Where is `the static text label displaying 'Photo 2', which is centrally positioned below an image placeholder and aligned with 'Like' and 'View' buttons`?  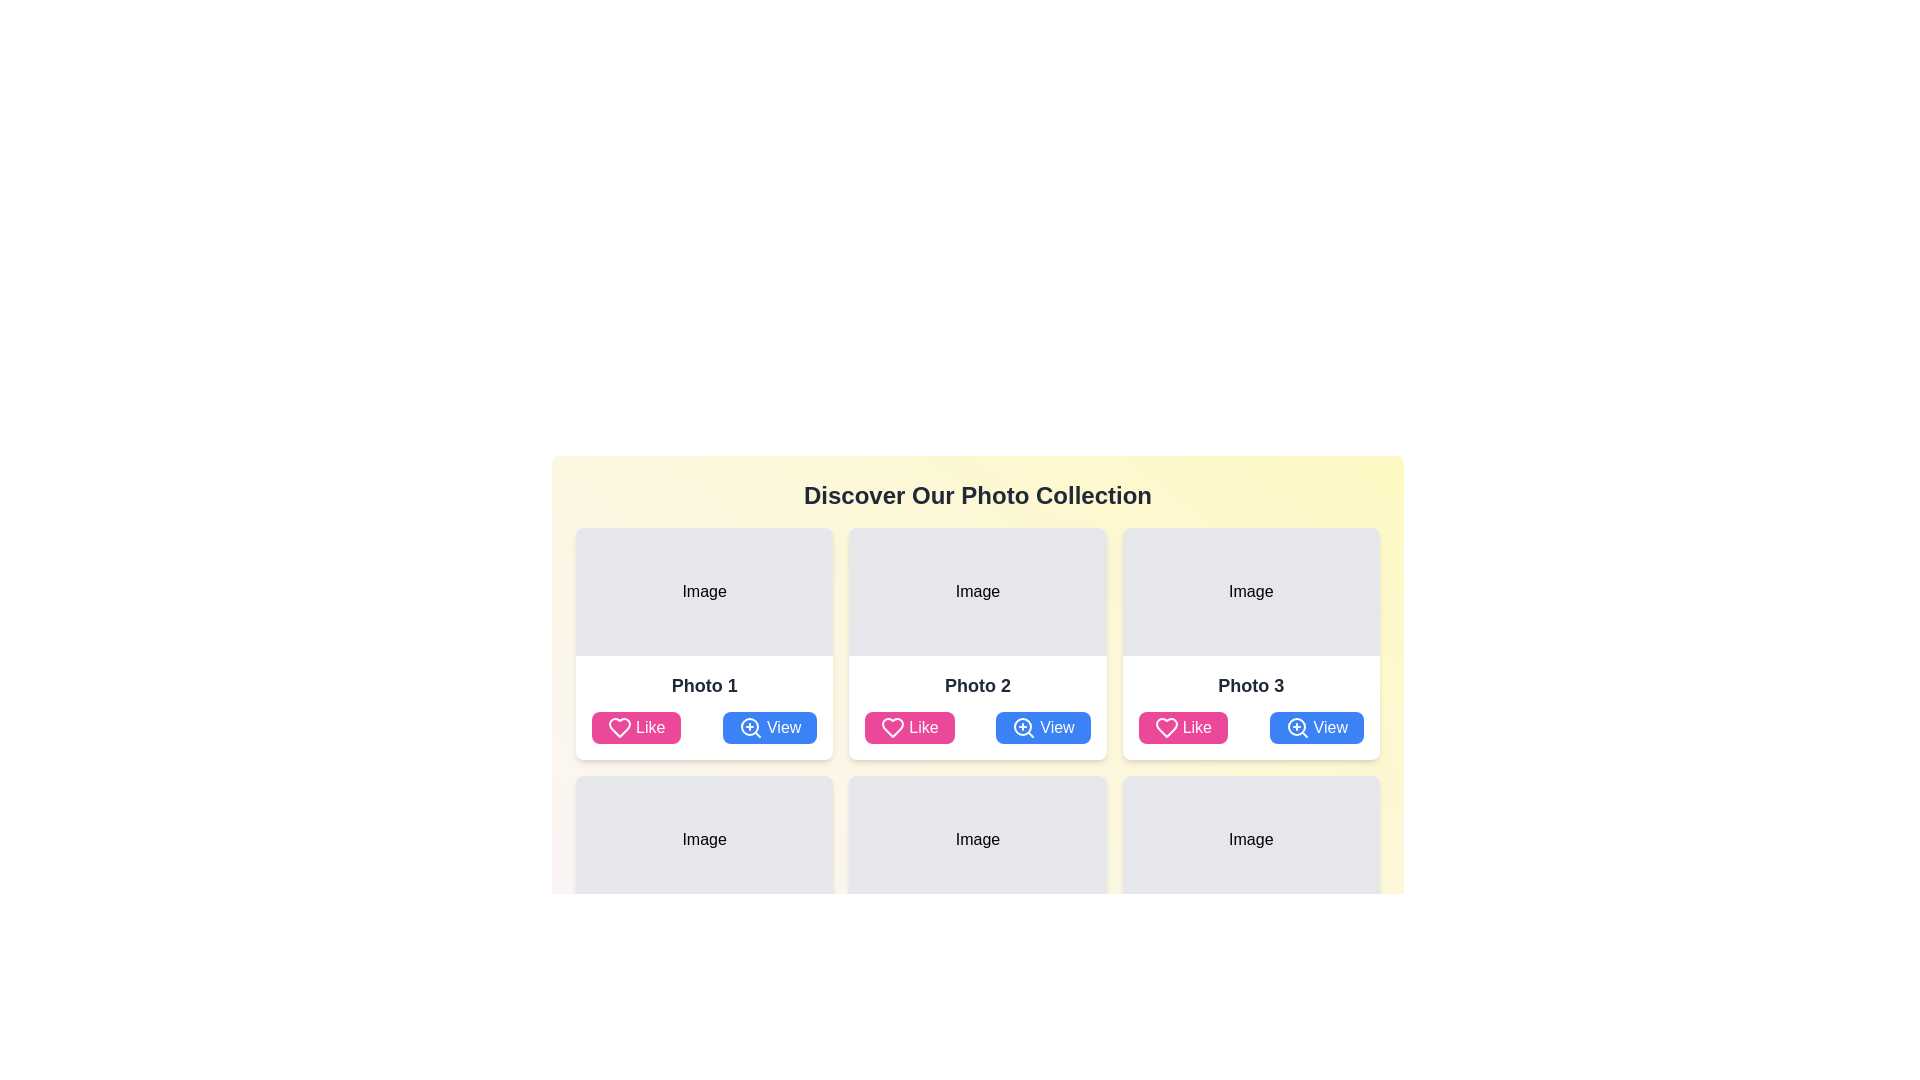 the static text label displaying 'Photo 2', which is centrally positioned below an image placeholder and aligned with 'Like' and 'View' buttons is located at coordinates (978, 685).